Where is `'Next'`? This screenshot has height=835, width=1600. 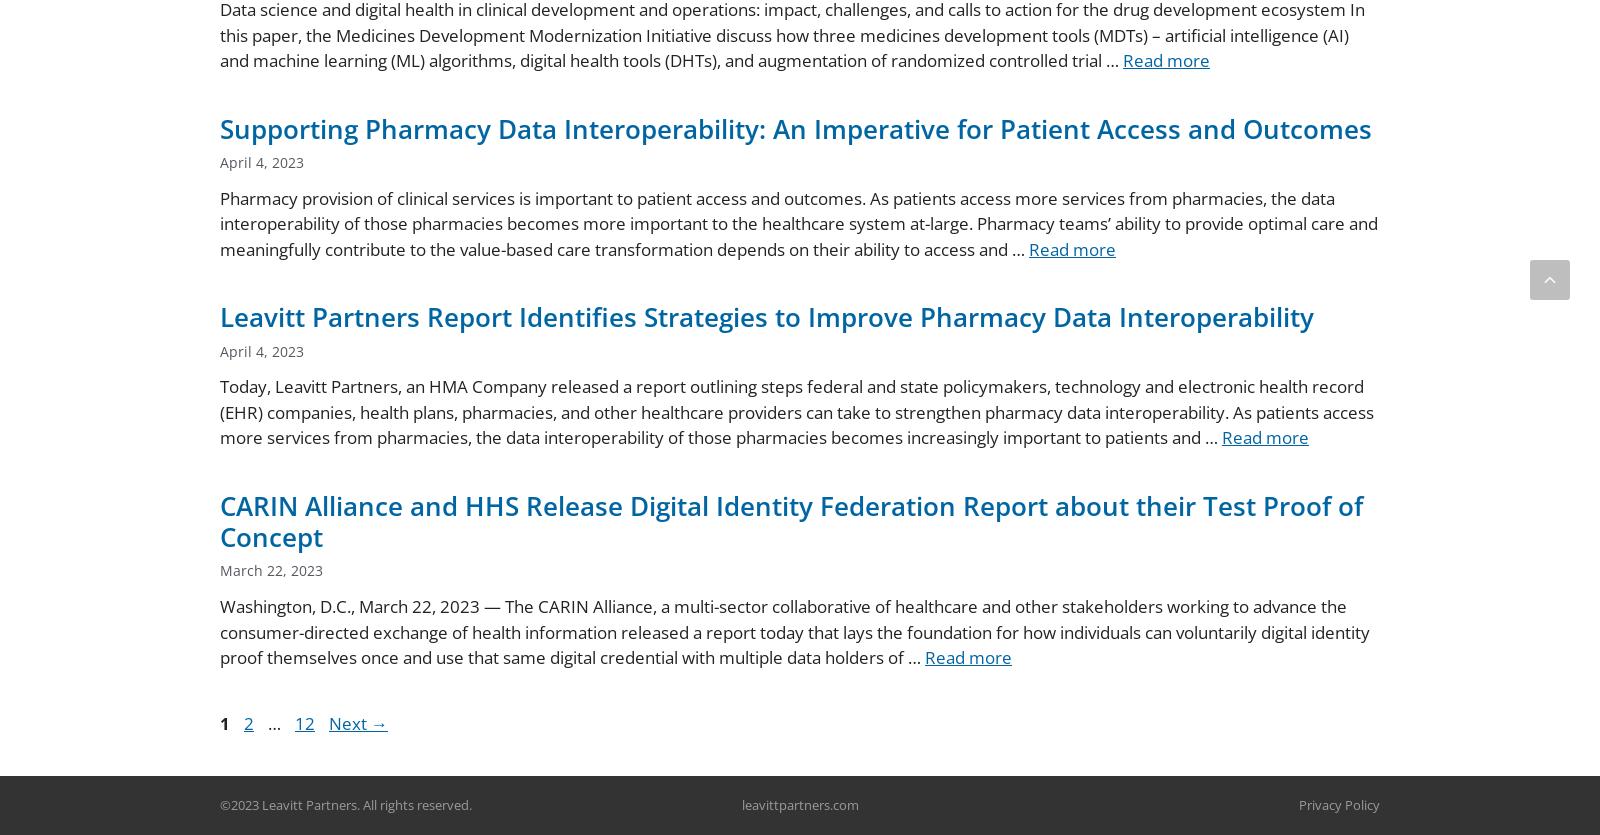
'Next' is located at coordinates (350, 722).